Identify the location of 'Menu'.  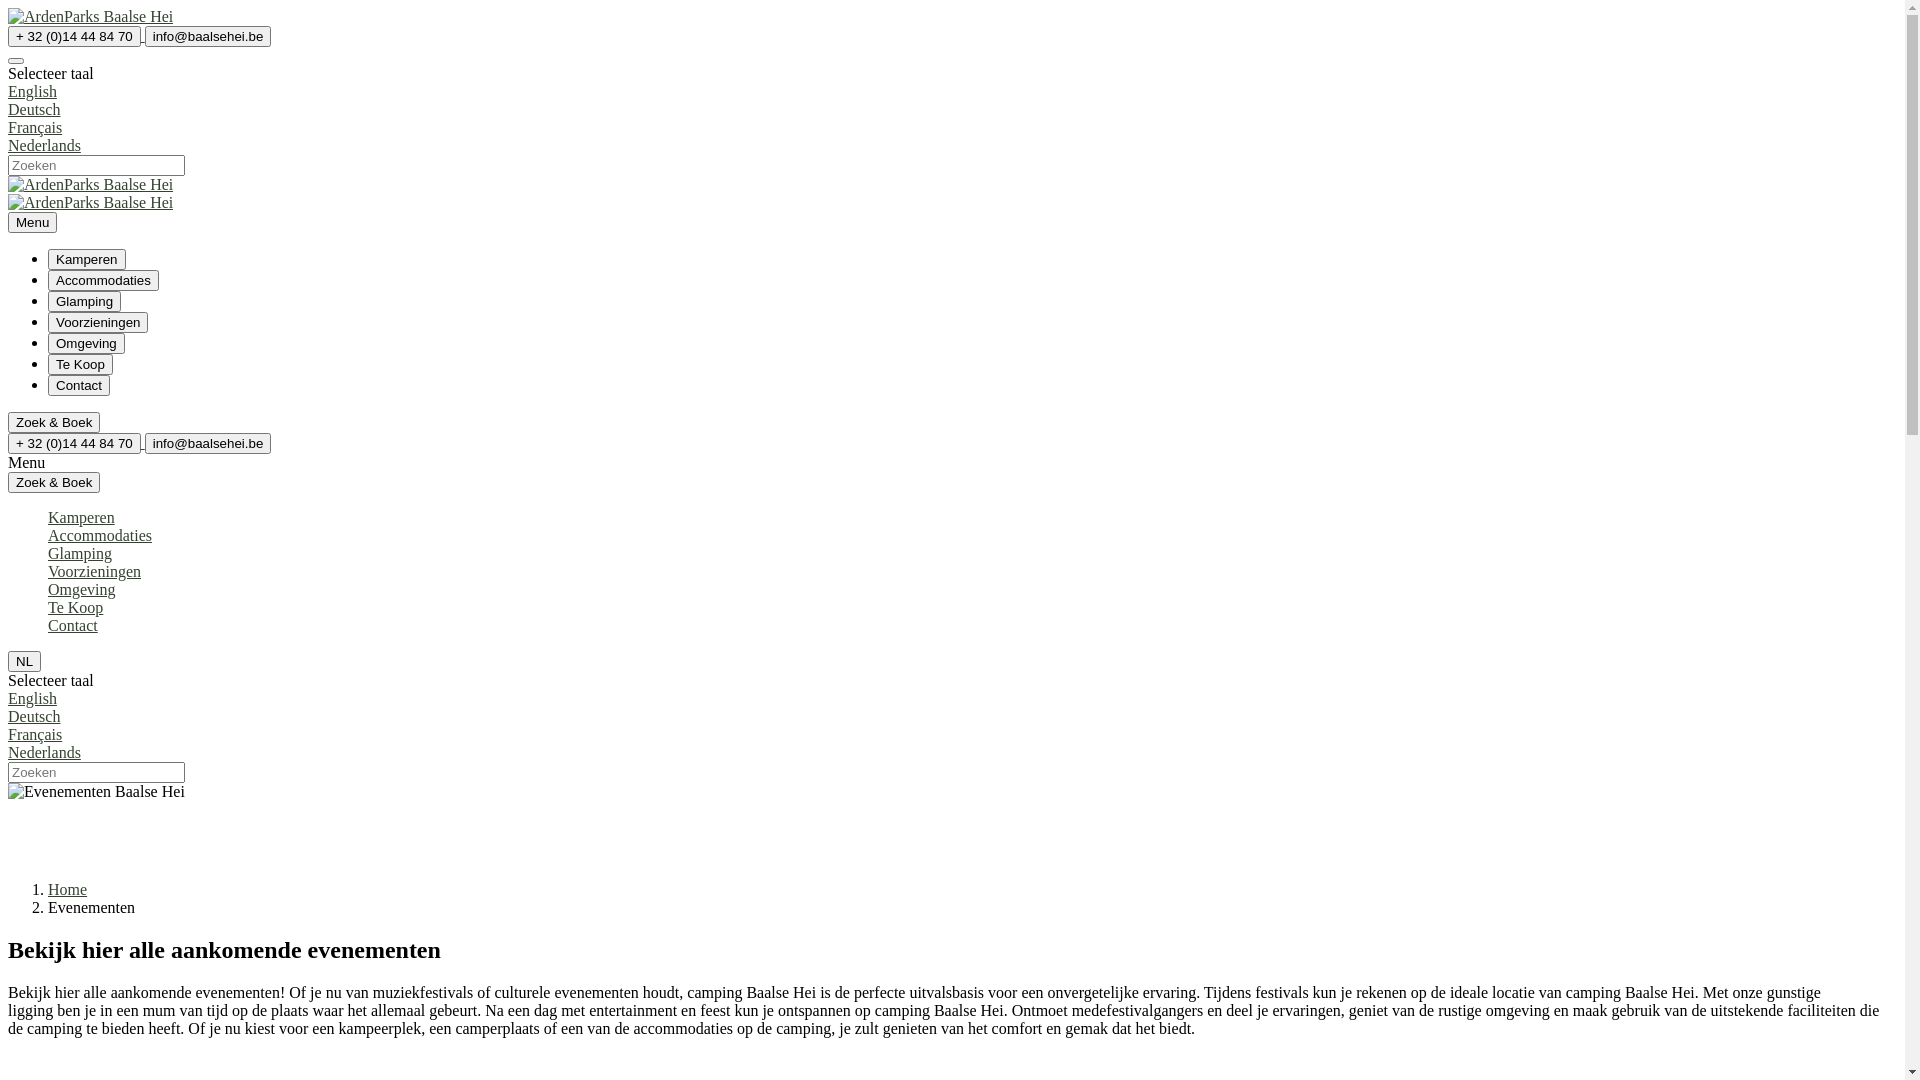
(32, 222).